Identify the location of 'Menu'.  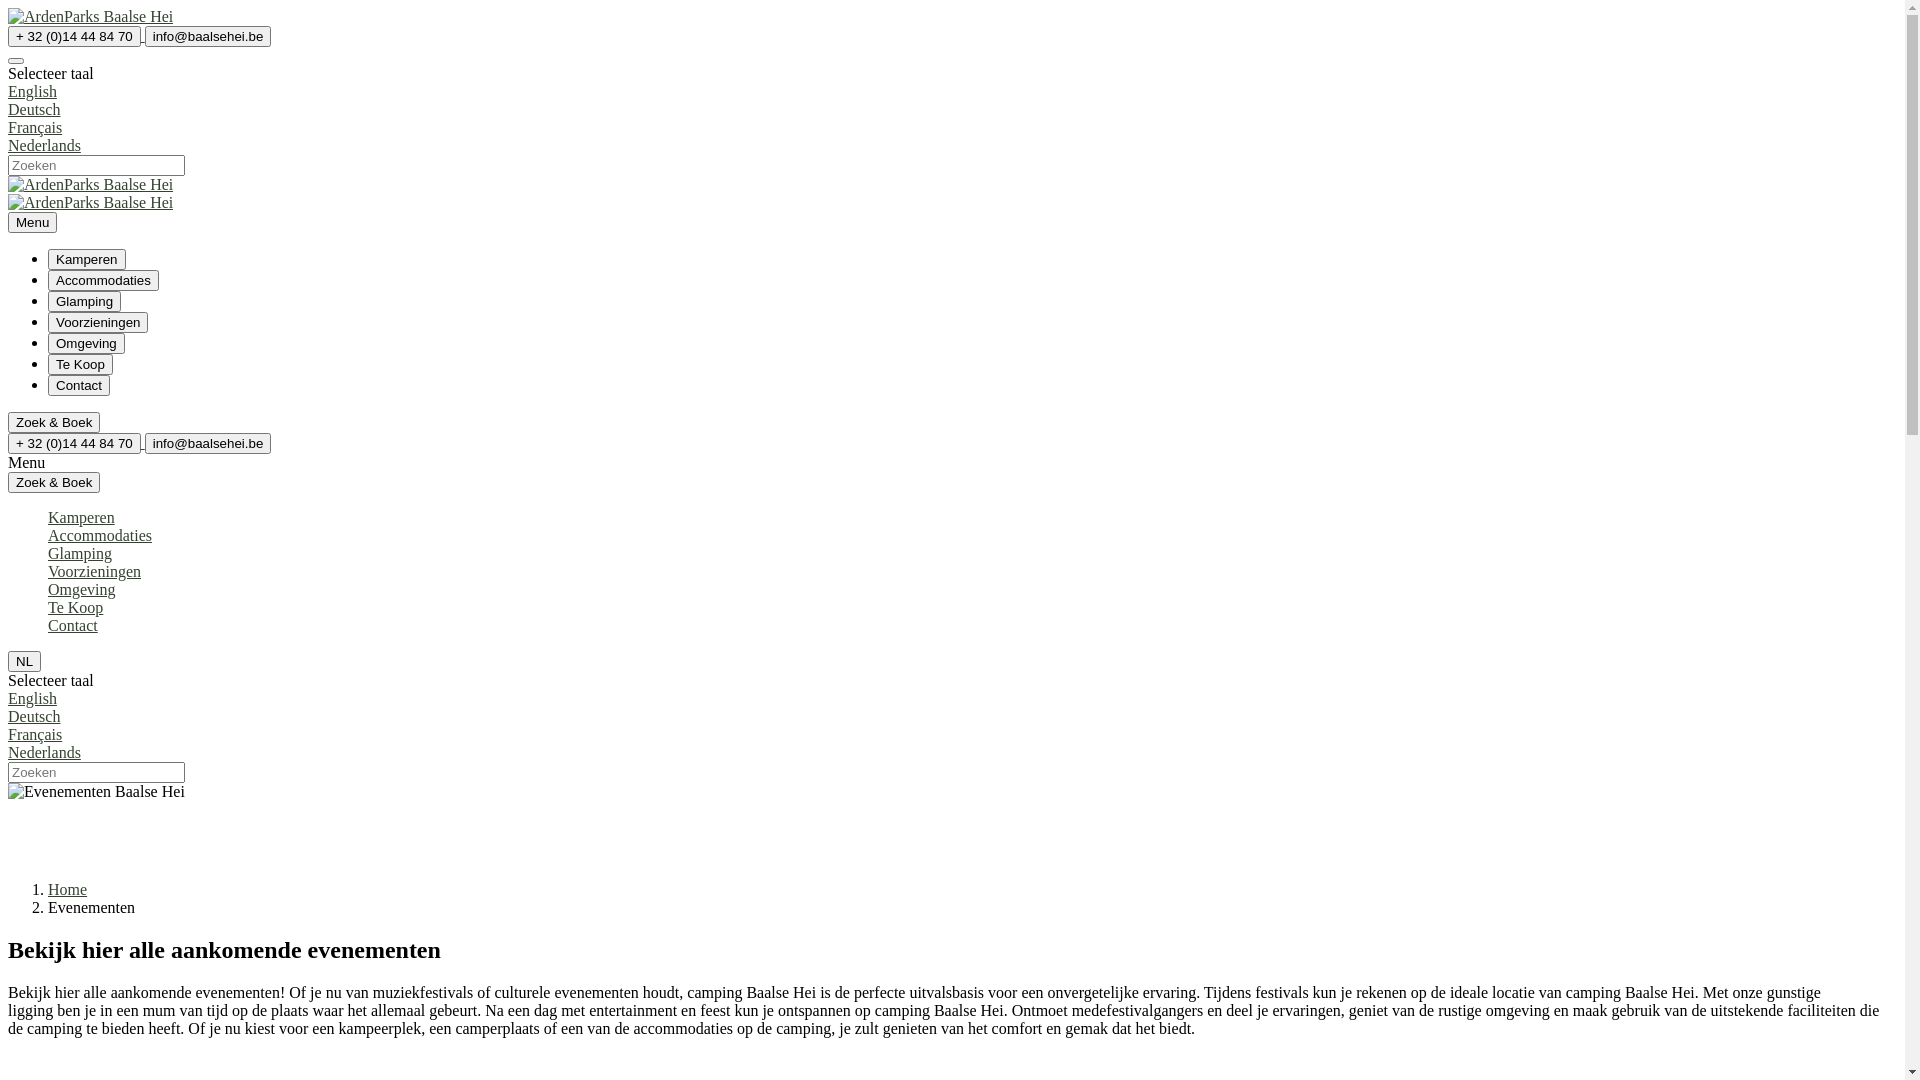
(32, 222).